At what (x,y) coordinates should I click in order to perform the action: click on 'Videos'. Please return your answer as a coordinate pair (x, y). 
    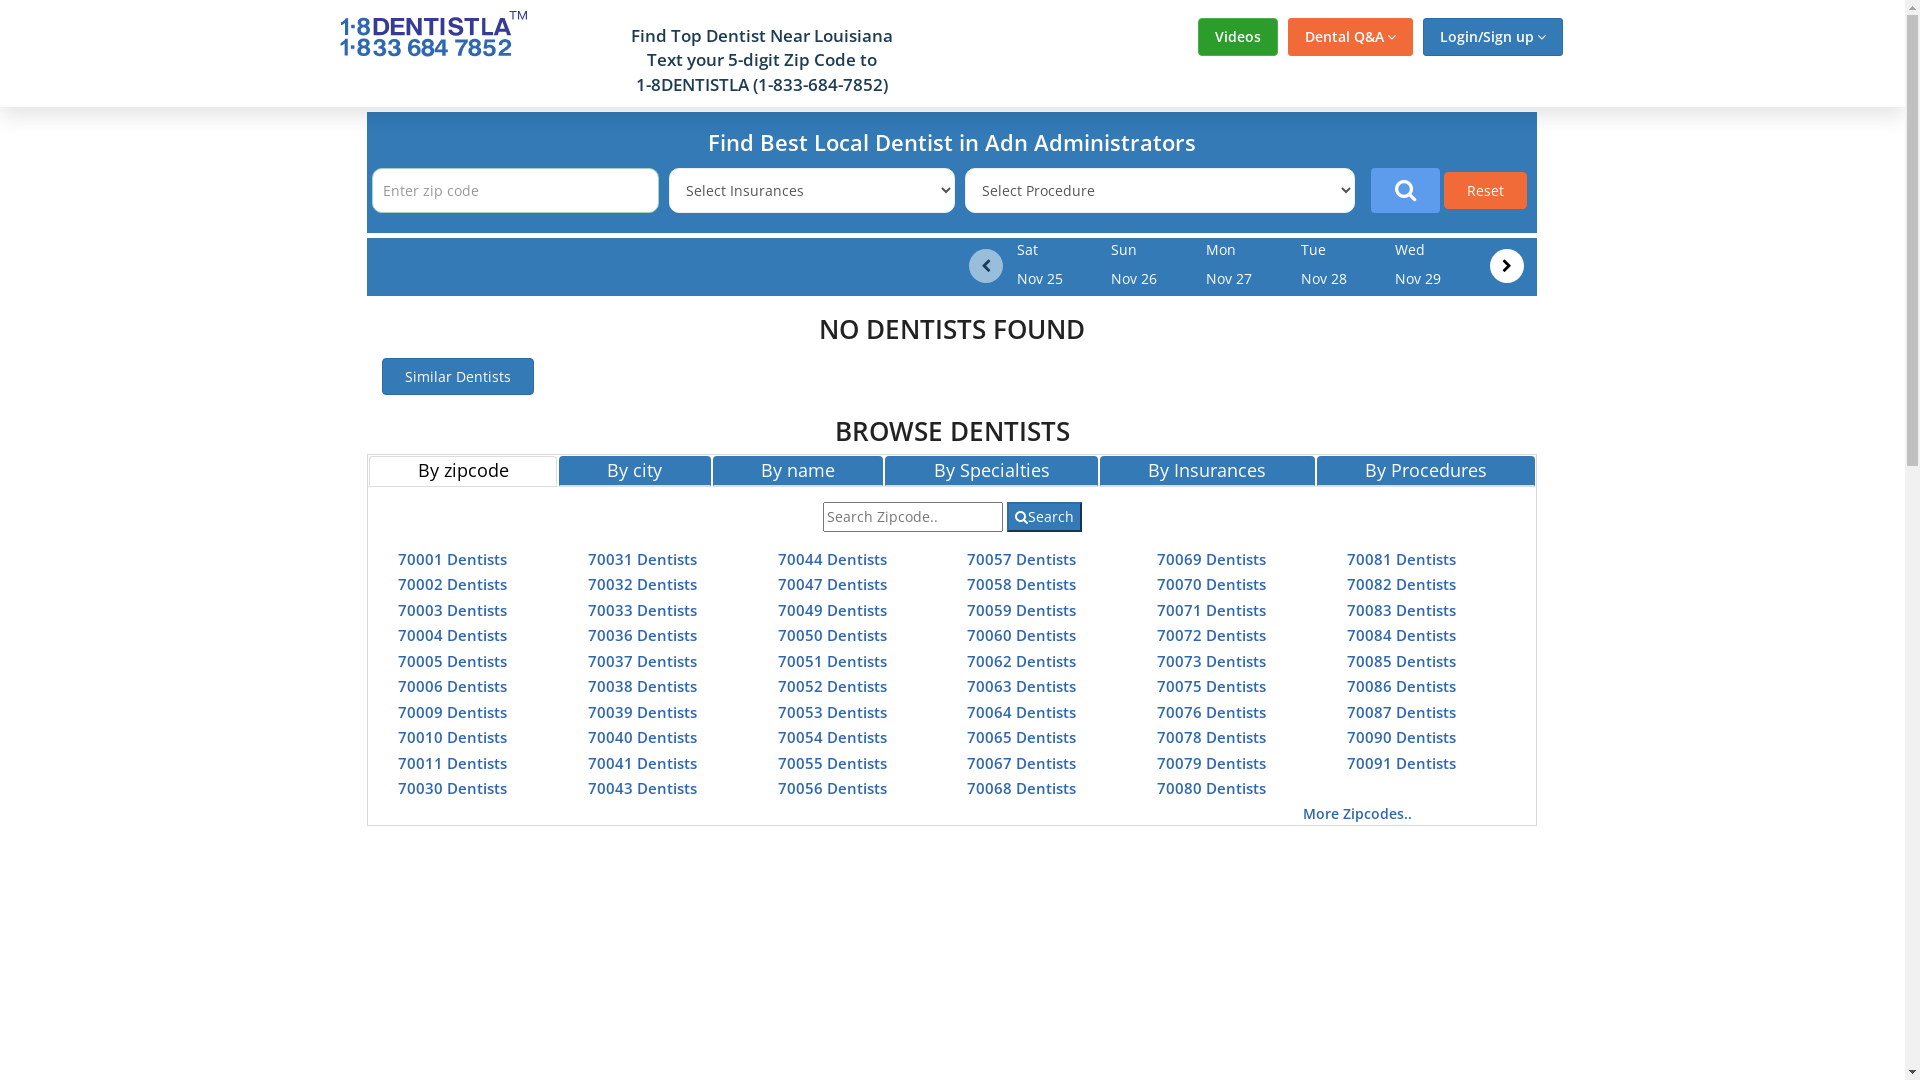
    Looking at the image, I should click on (1237, 37).